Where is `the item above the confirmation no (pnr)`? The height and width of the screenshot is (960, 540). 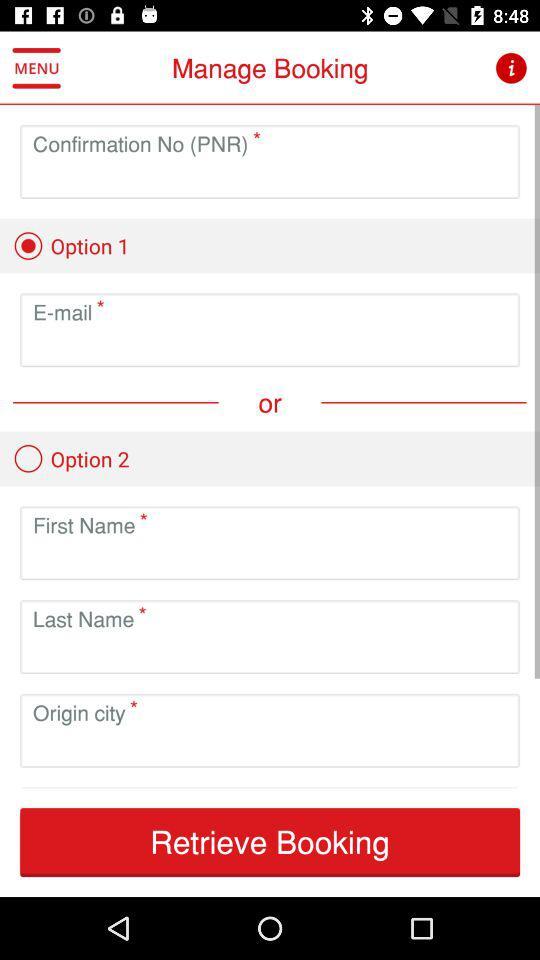
the item above the confirmation no (pnr) is located at coordinates (36, 68).